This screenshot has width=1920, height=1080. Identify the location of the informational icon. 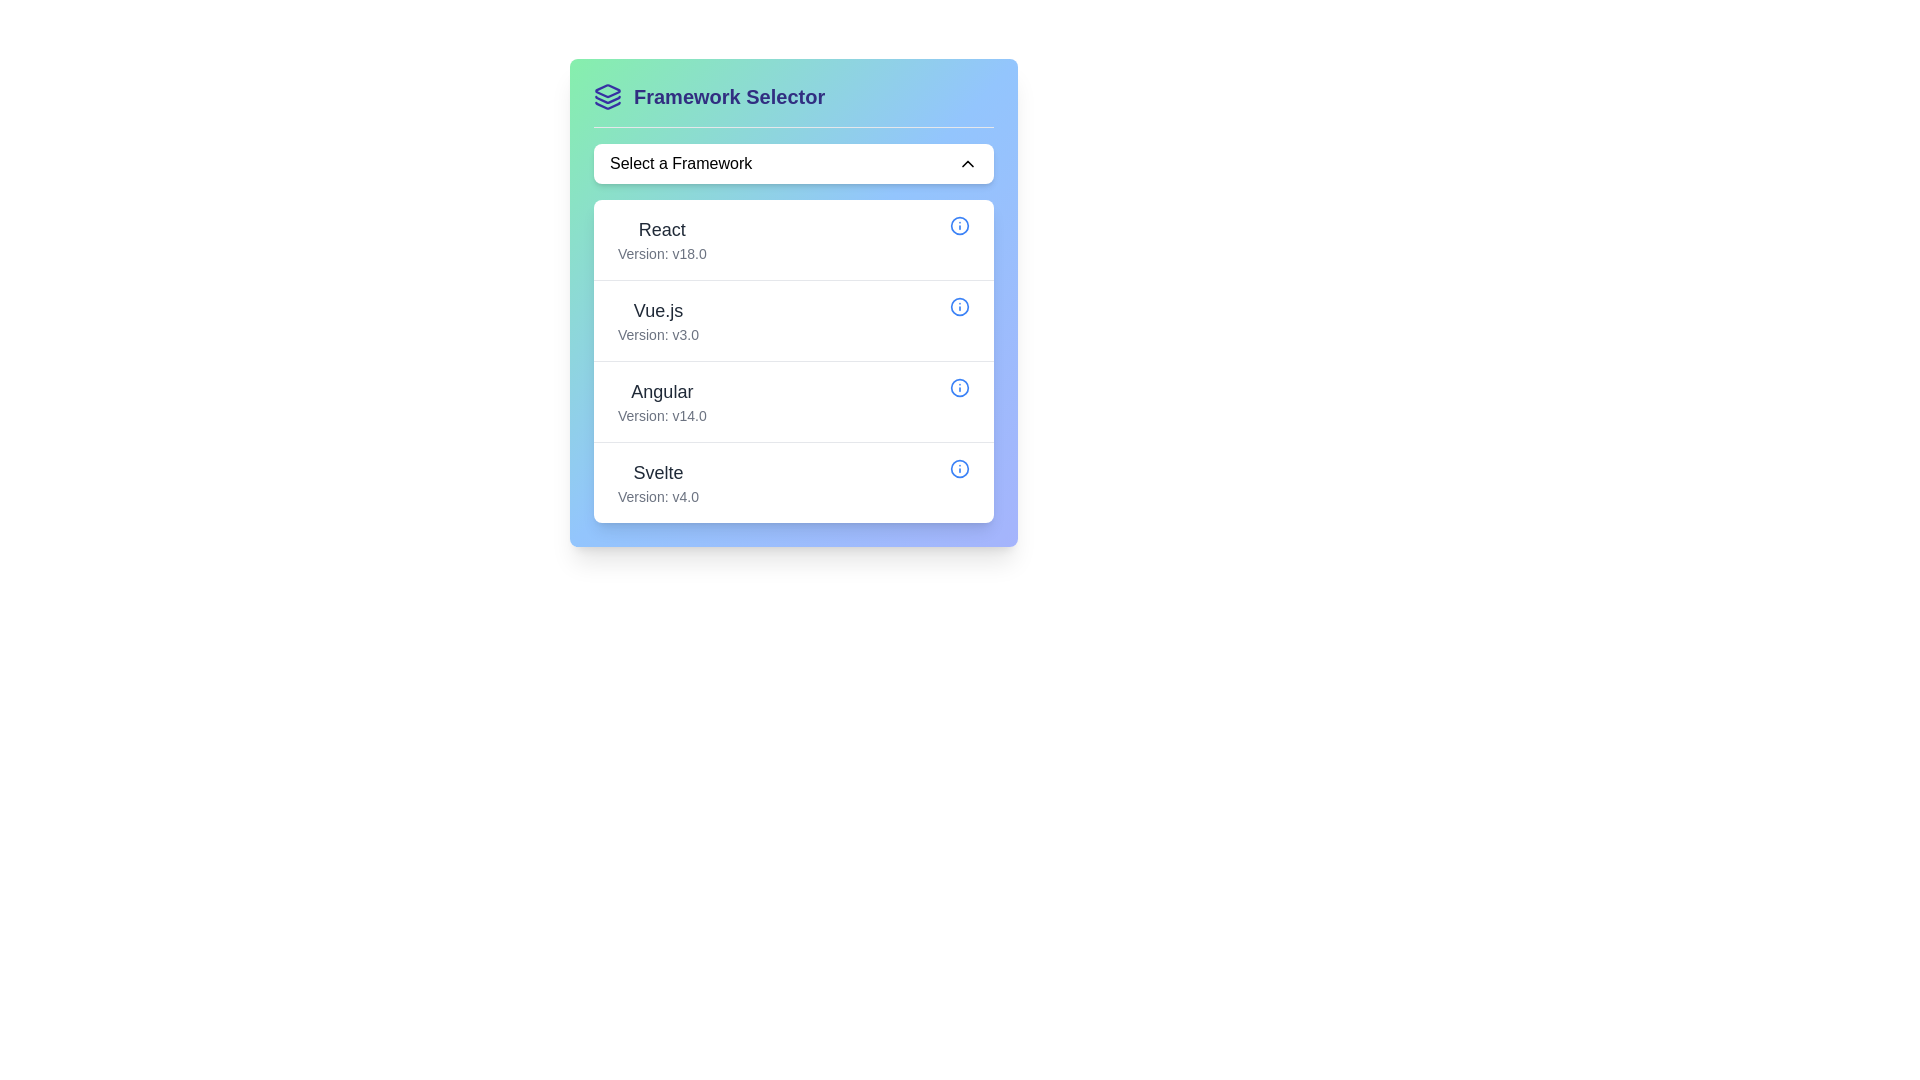
(960, 469).